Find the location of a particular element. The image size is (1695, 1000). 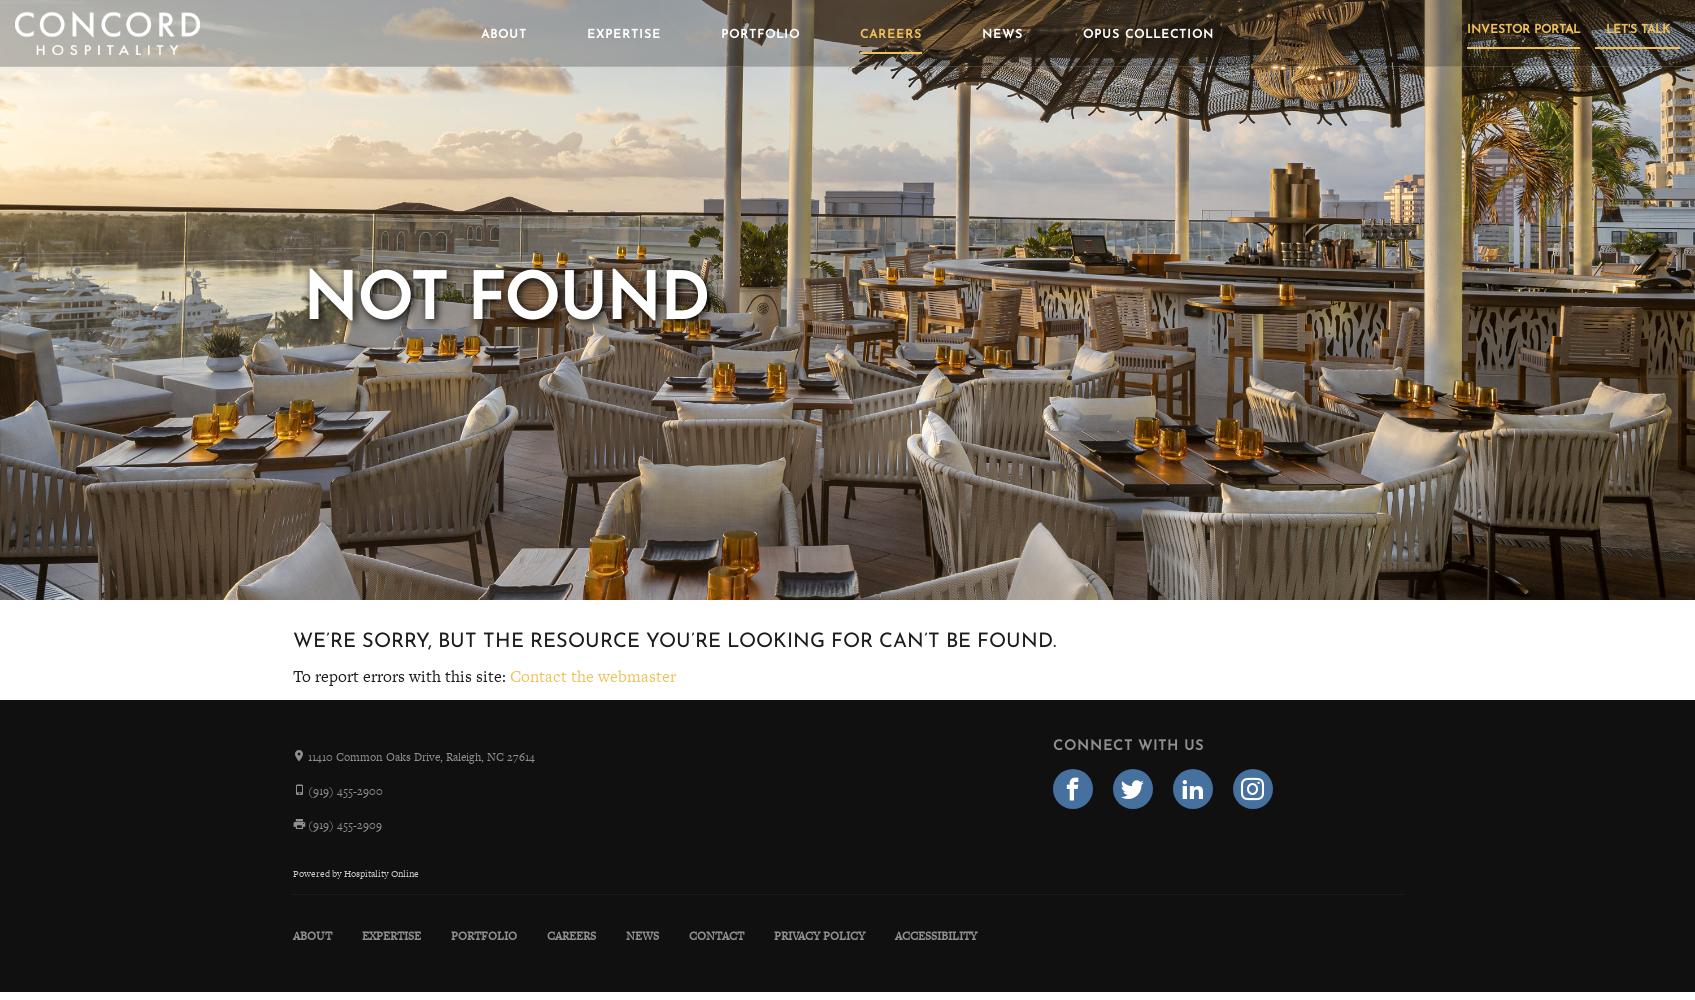

'Concord University' is located at coordinates (954, 231).